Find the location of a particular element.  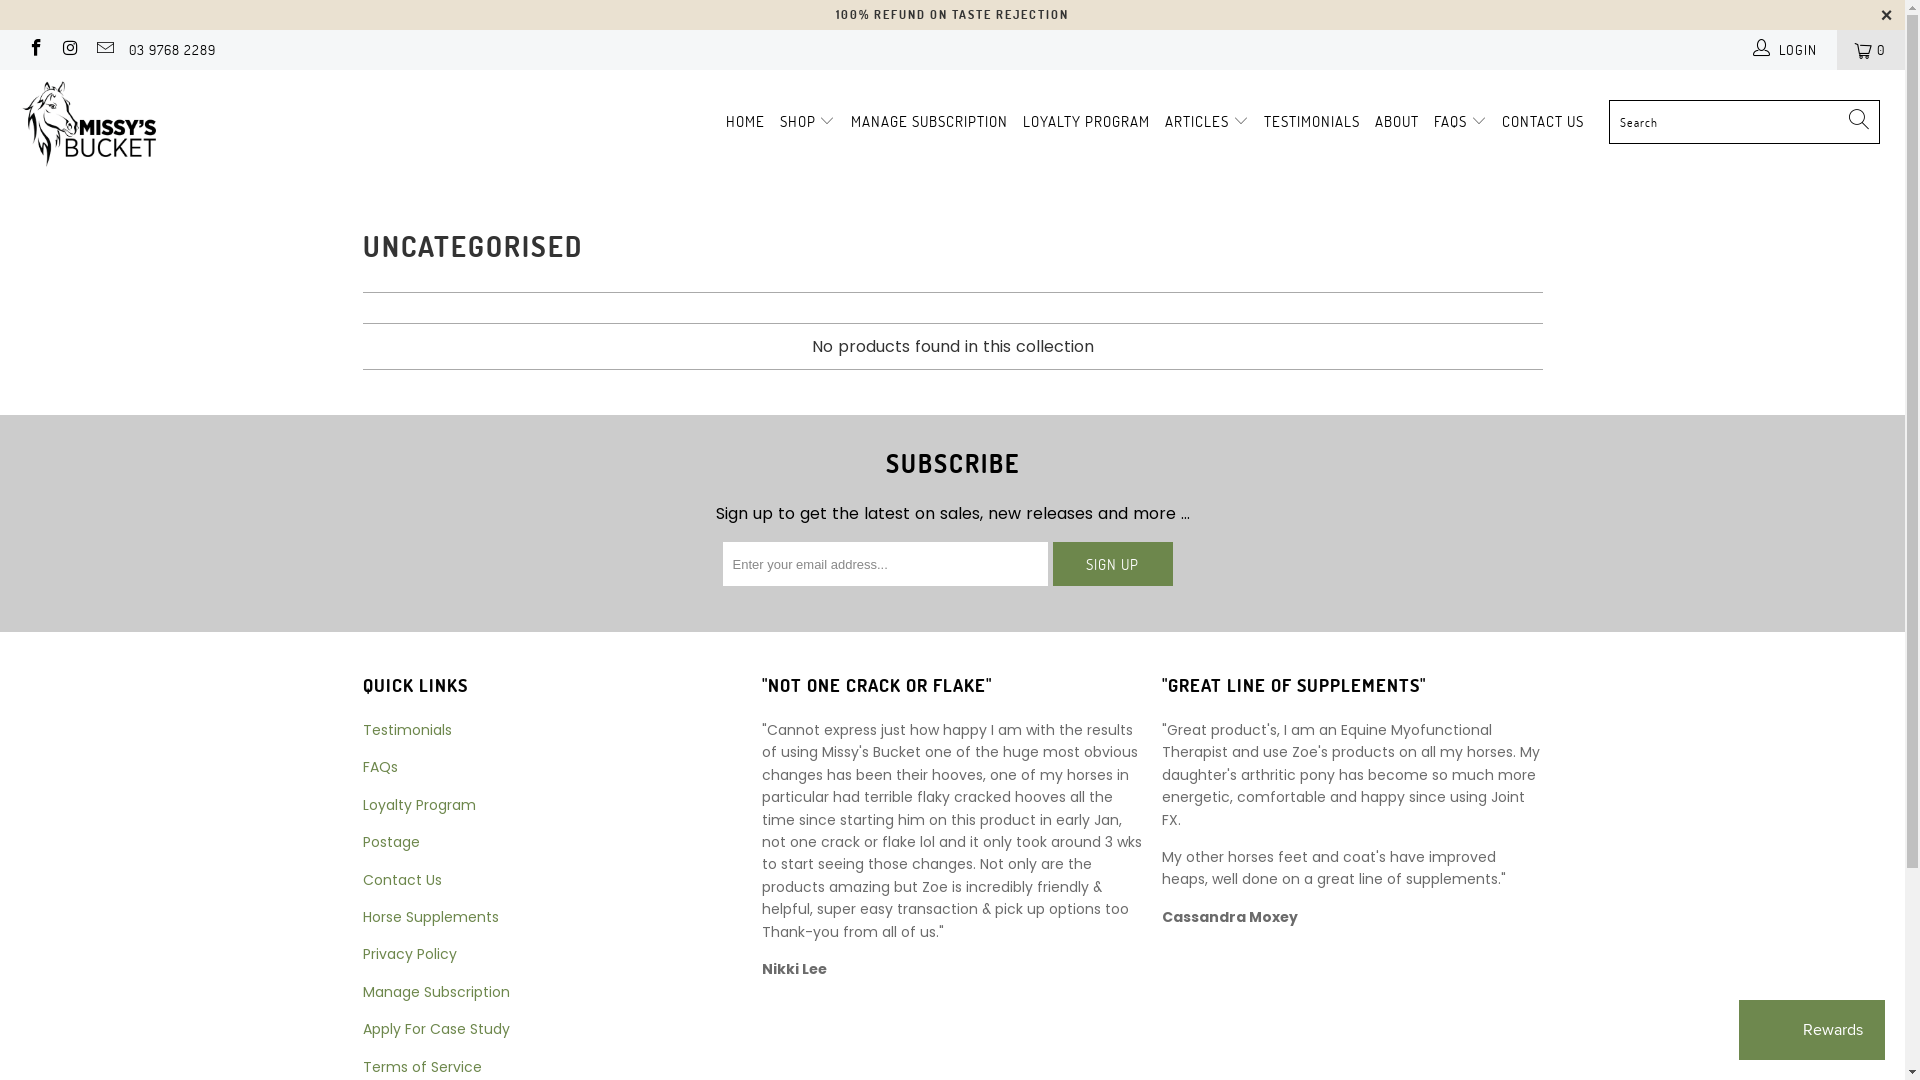

'FAQS' is located at coordinates (1460, 122).